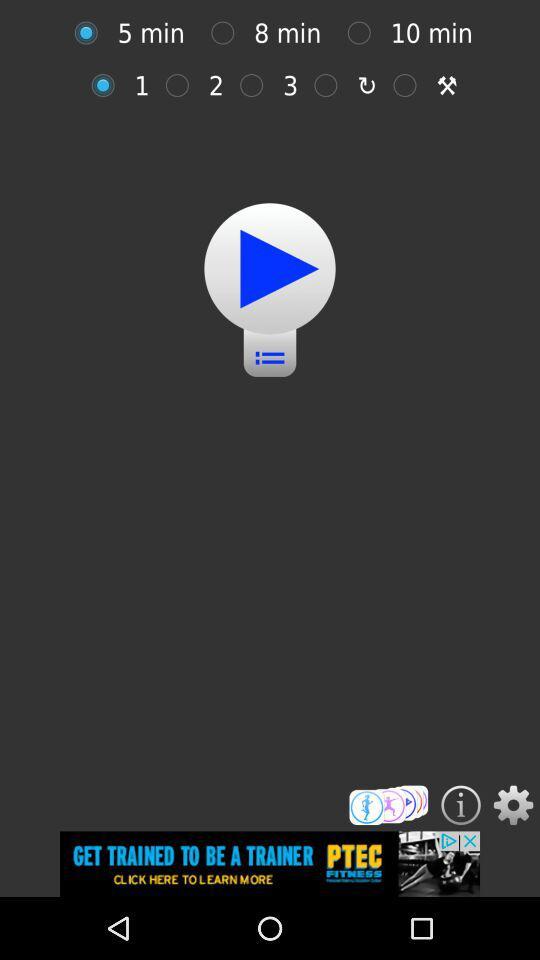 Image resolution: width=540 pixels, height=960 pixels. What do you see at coordinates (363, 32) in the screenshot?
I see `change length to 10 minutes` at bounding box center [363, 32].